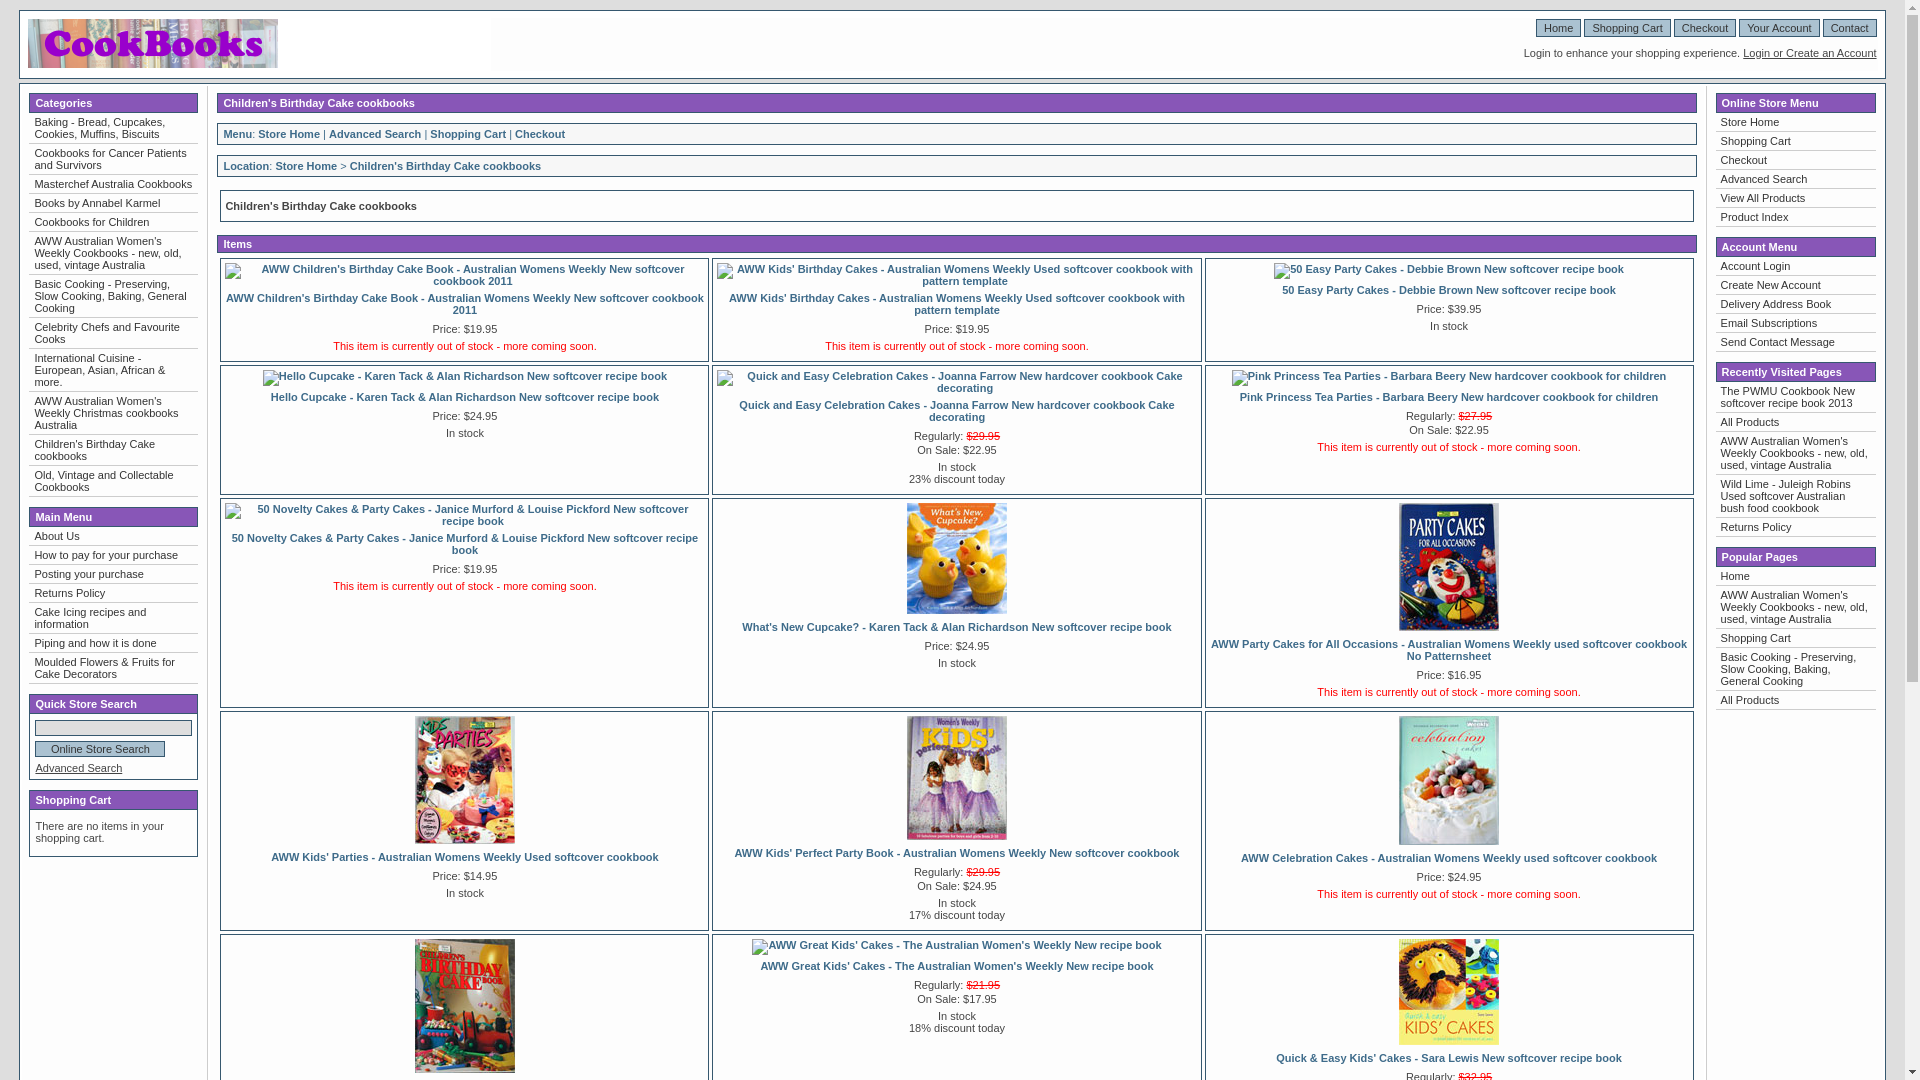 This screenshot has width=1920, height=1080. What do you see at coordinates (1795, 304) in the screenshot?
I see `'Delivery Address Book'` at bounding box center [1795, 304].